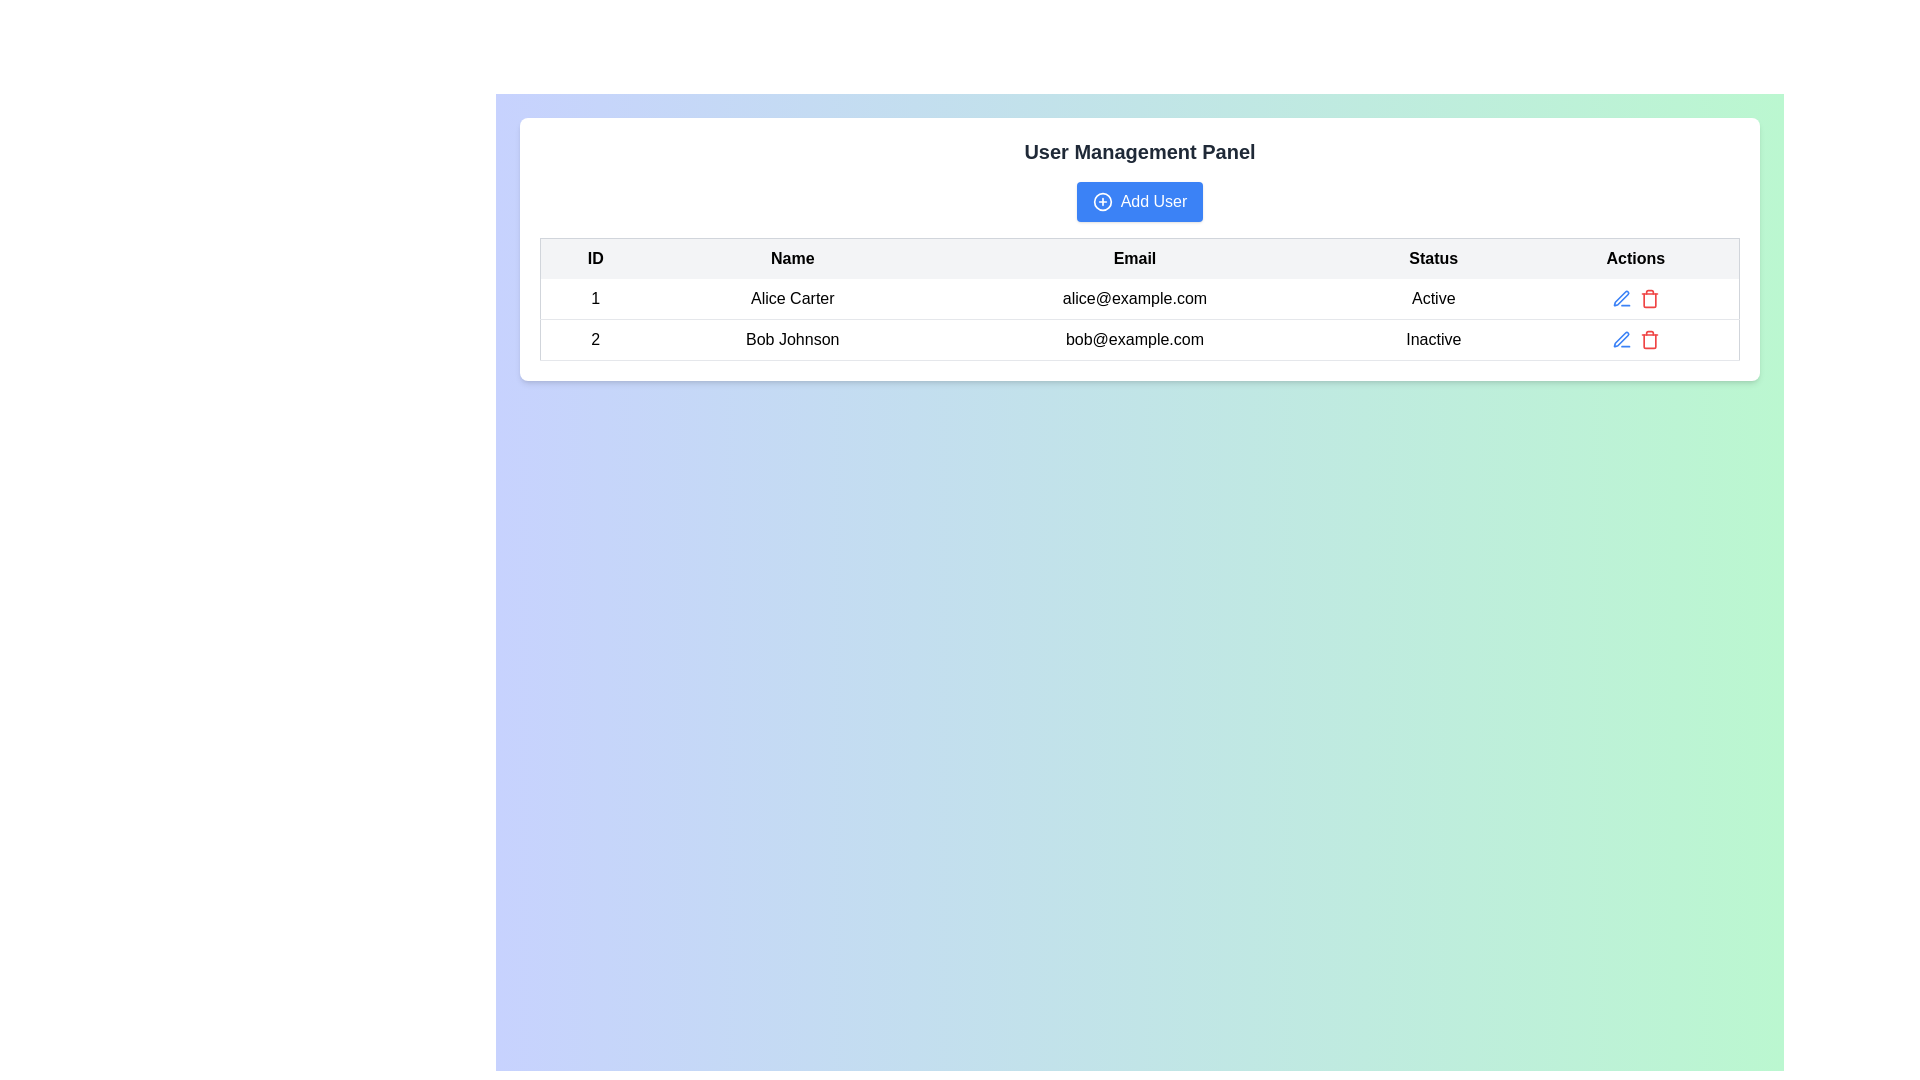 This screenshot has height=1080, width=1920. Describe the element at coordinates (1635, 338) in the screenshot. I see `the delete button located in the Action button group, which is styled in red and is part of the second row in the Actions column of the table layout` at that location.